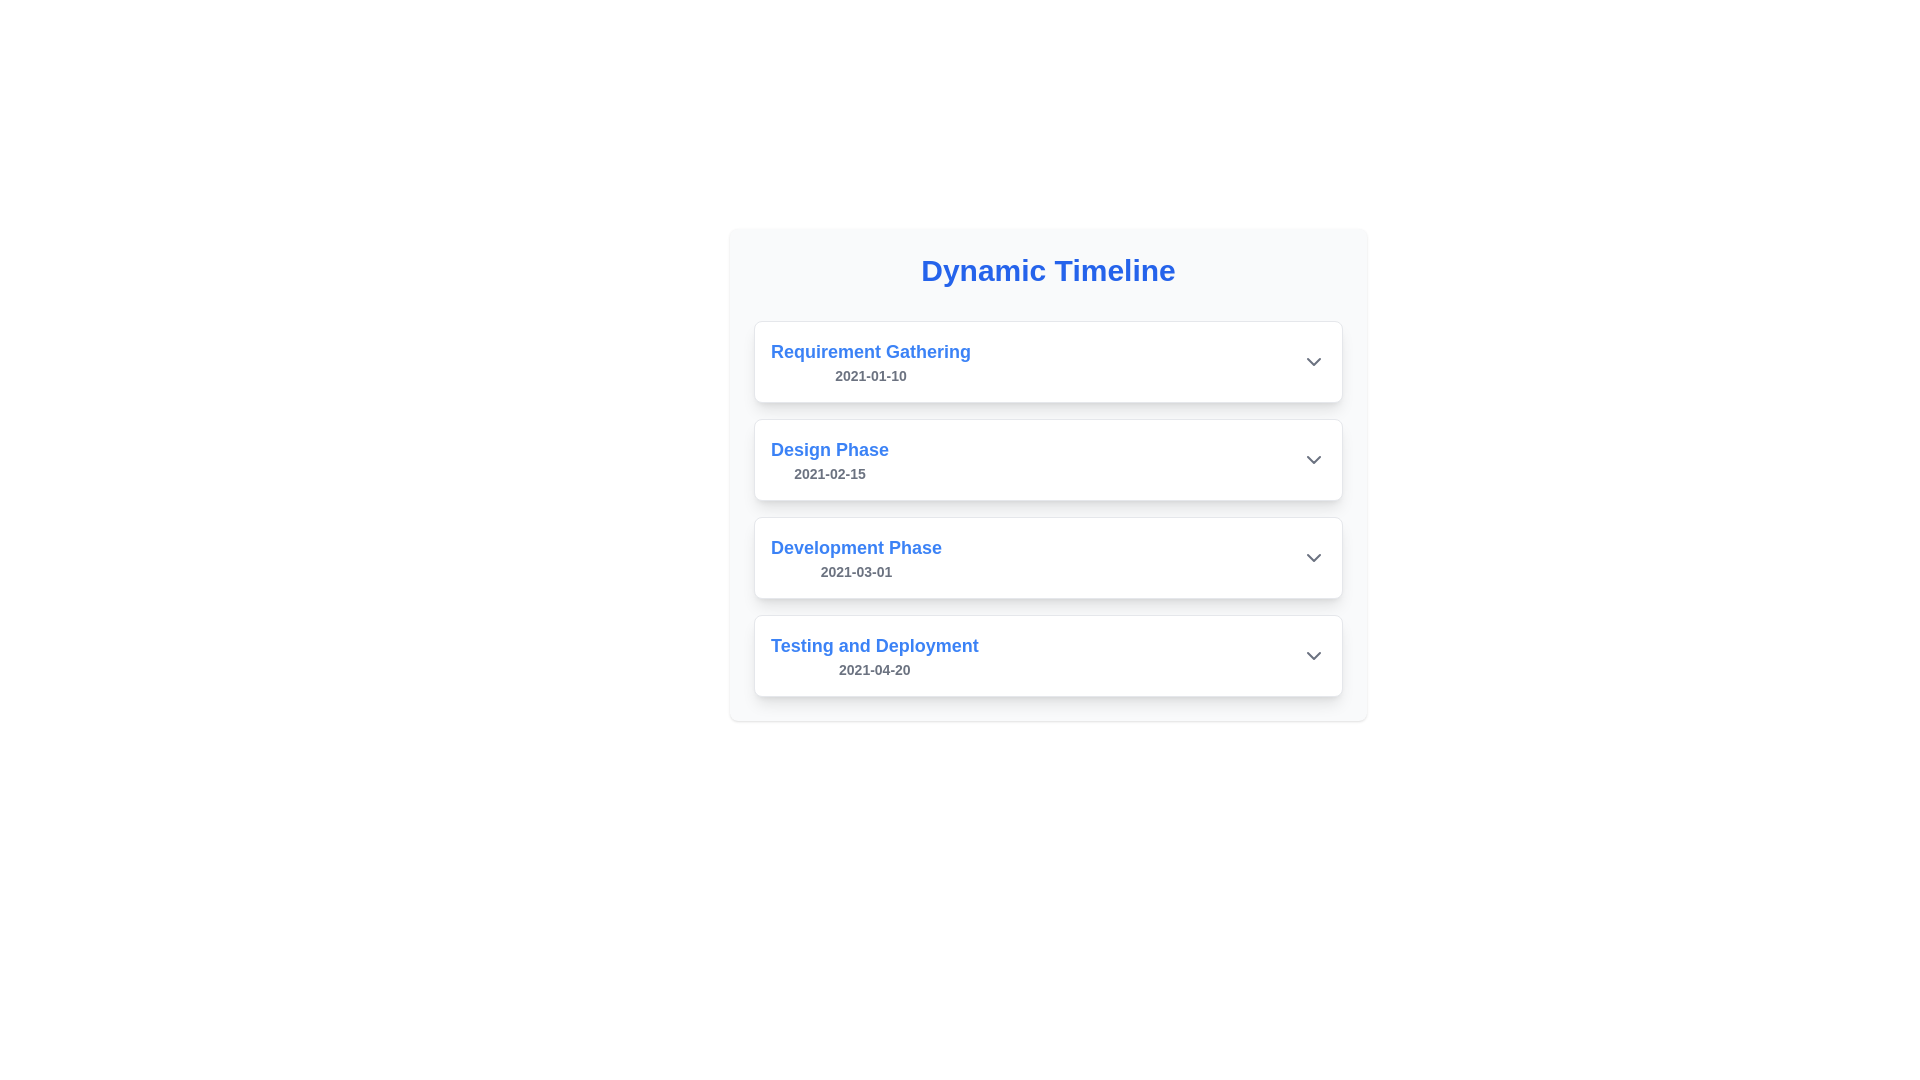 The image size is (1920, 1080). I want to click on the 'Design Phase' text label, which is styled in blue and serves as a title above the date text '2021-02-15' in the timeline list, so click(830, 450).